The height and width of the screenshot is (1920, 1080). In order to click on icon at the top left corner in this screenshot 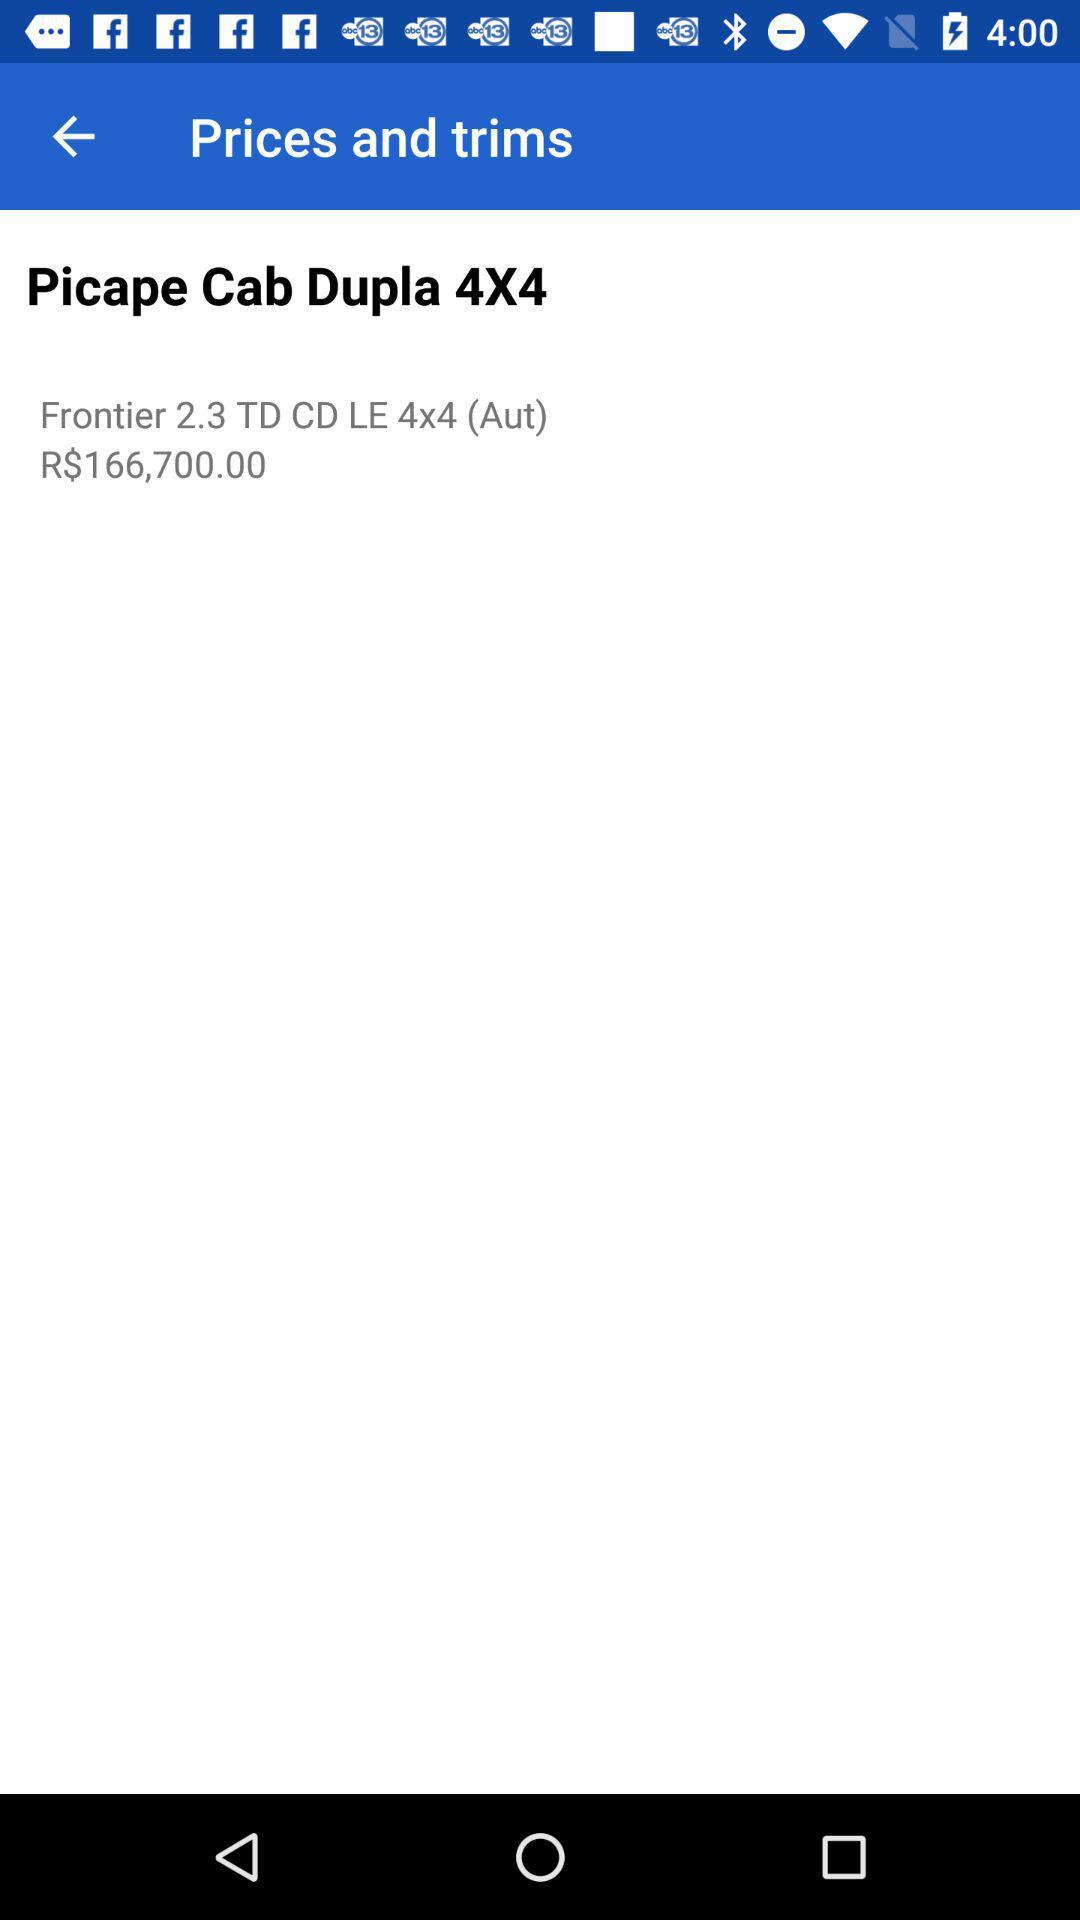, I will do `click(72, 135)`.